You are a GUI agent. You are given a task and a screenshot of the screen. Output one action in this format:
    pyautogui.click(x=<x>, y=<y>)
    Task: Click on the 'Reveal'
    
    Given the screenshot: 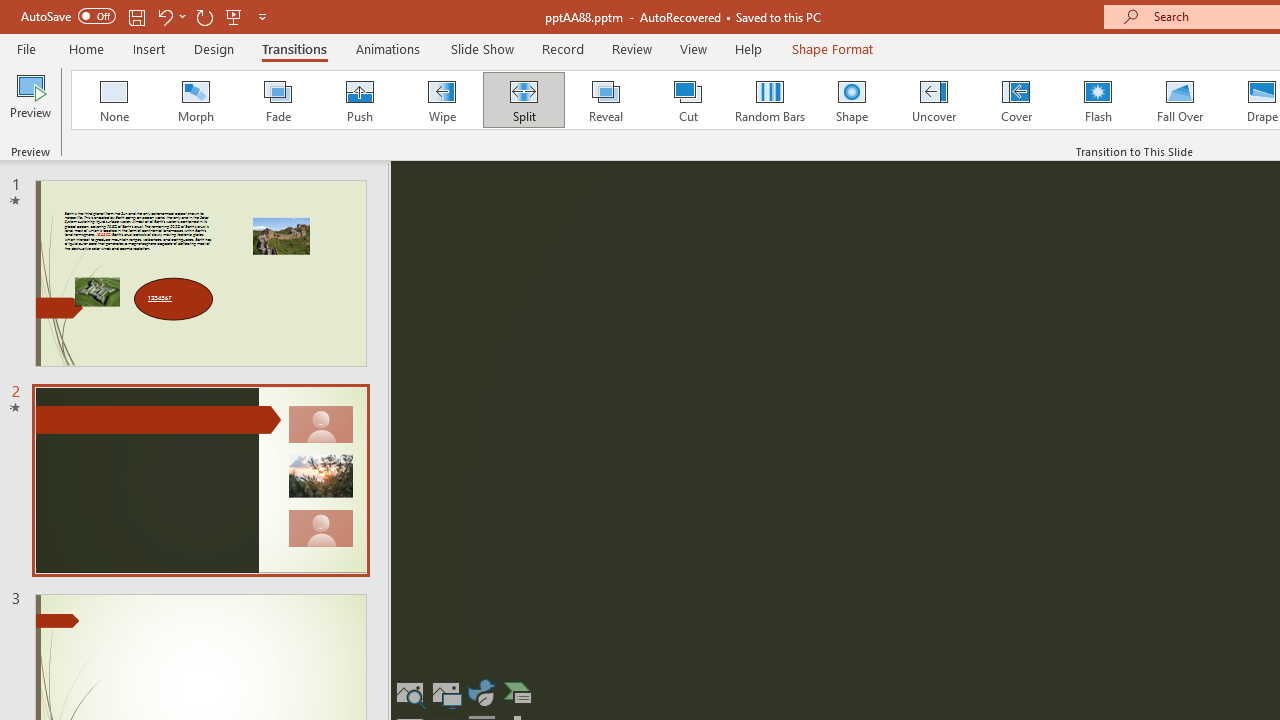 What is the action you would take?
    pyautogui.click(x=604, y=100)
    